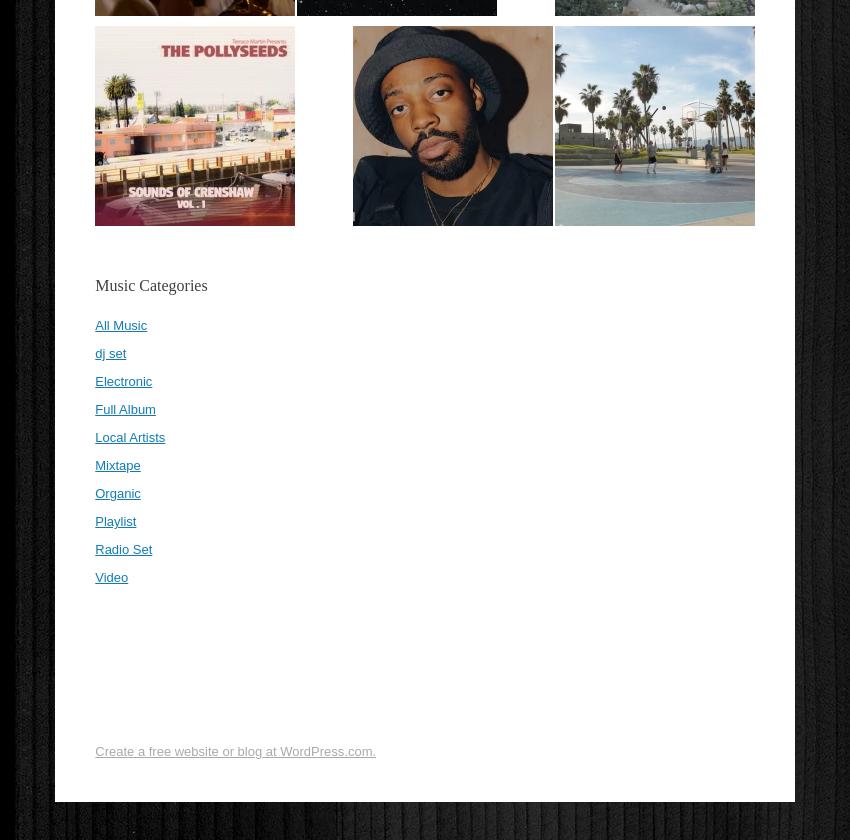  Describe the element at coordinates (150, 285) in the screenshot. I see `'Music Categories'` at that location.